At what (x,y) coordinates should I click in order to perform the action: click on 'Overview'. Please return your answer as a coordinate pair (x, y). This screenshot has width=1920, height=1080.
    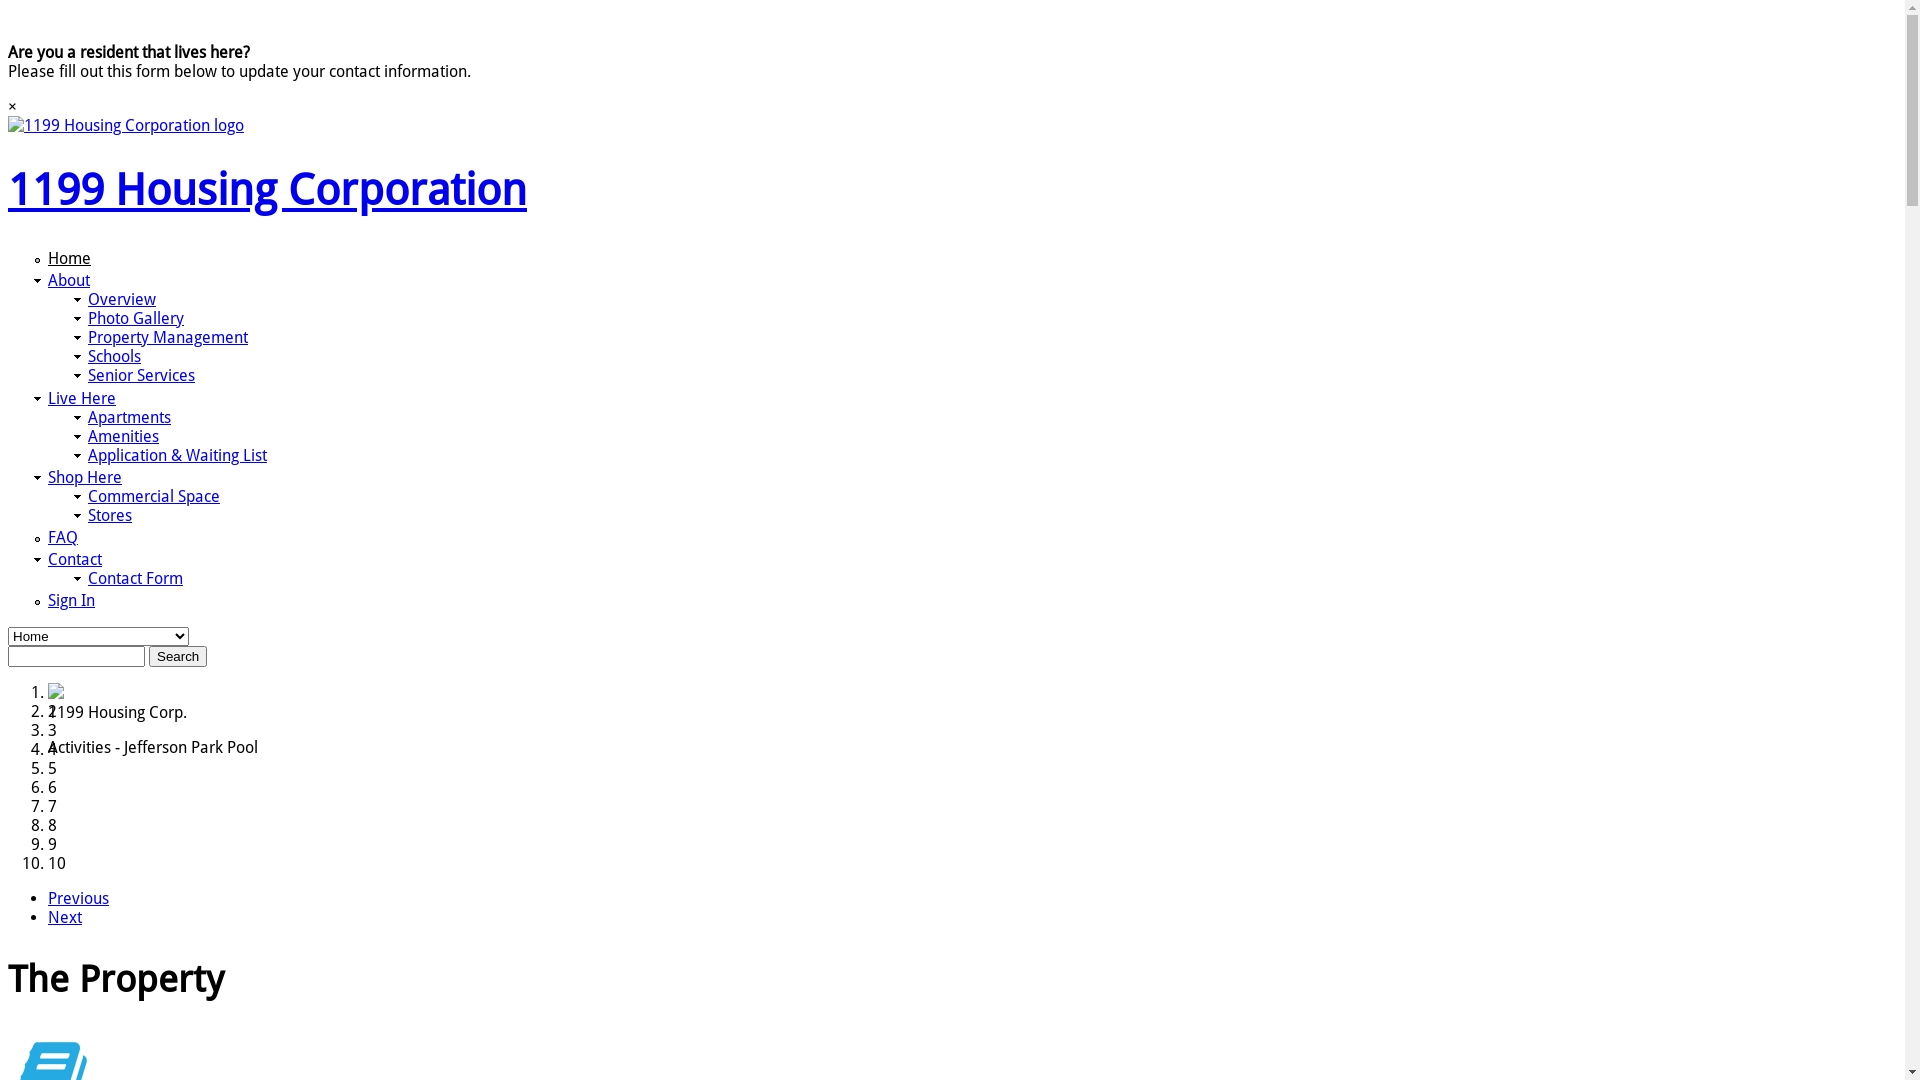
    Looking at the image, I should click on (120, 299).